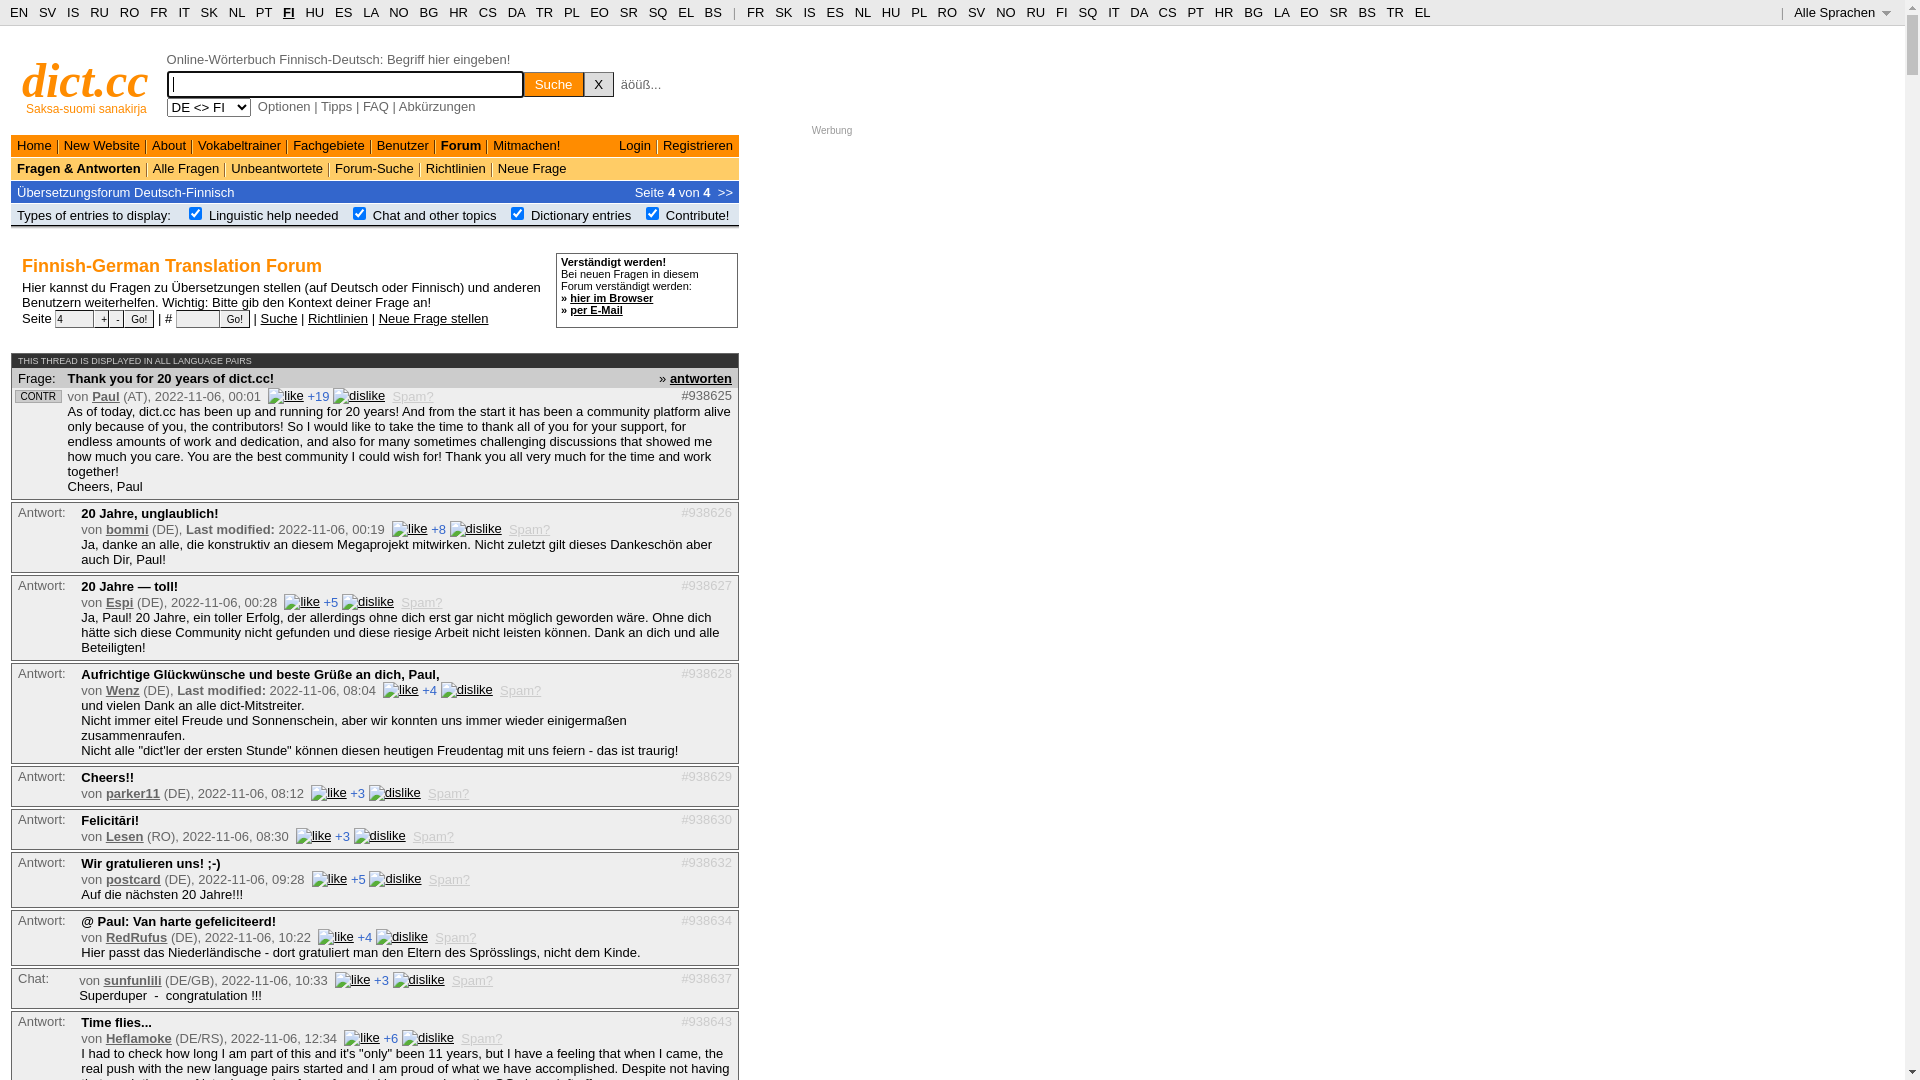 Image resolution: width=1920 pixels, height=1080 pixels. Describe the element at coordinates (1006, 12) in the screenshot. I see `'NO'` at that location.